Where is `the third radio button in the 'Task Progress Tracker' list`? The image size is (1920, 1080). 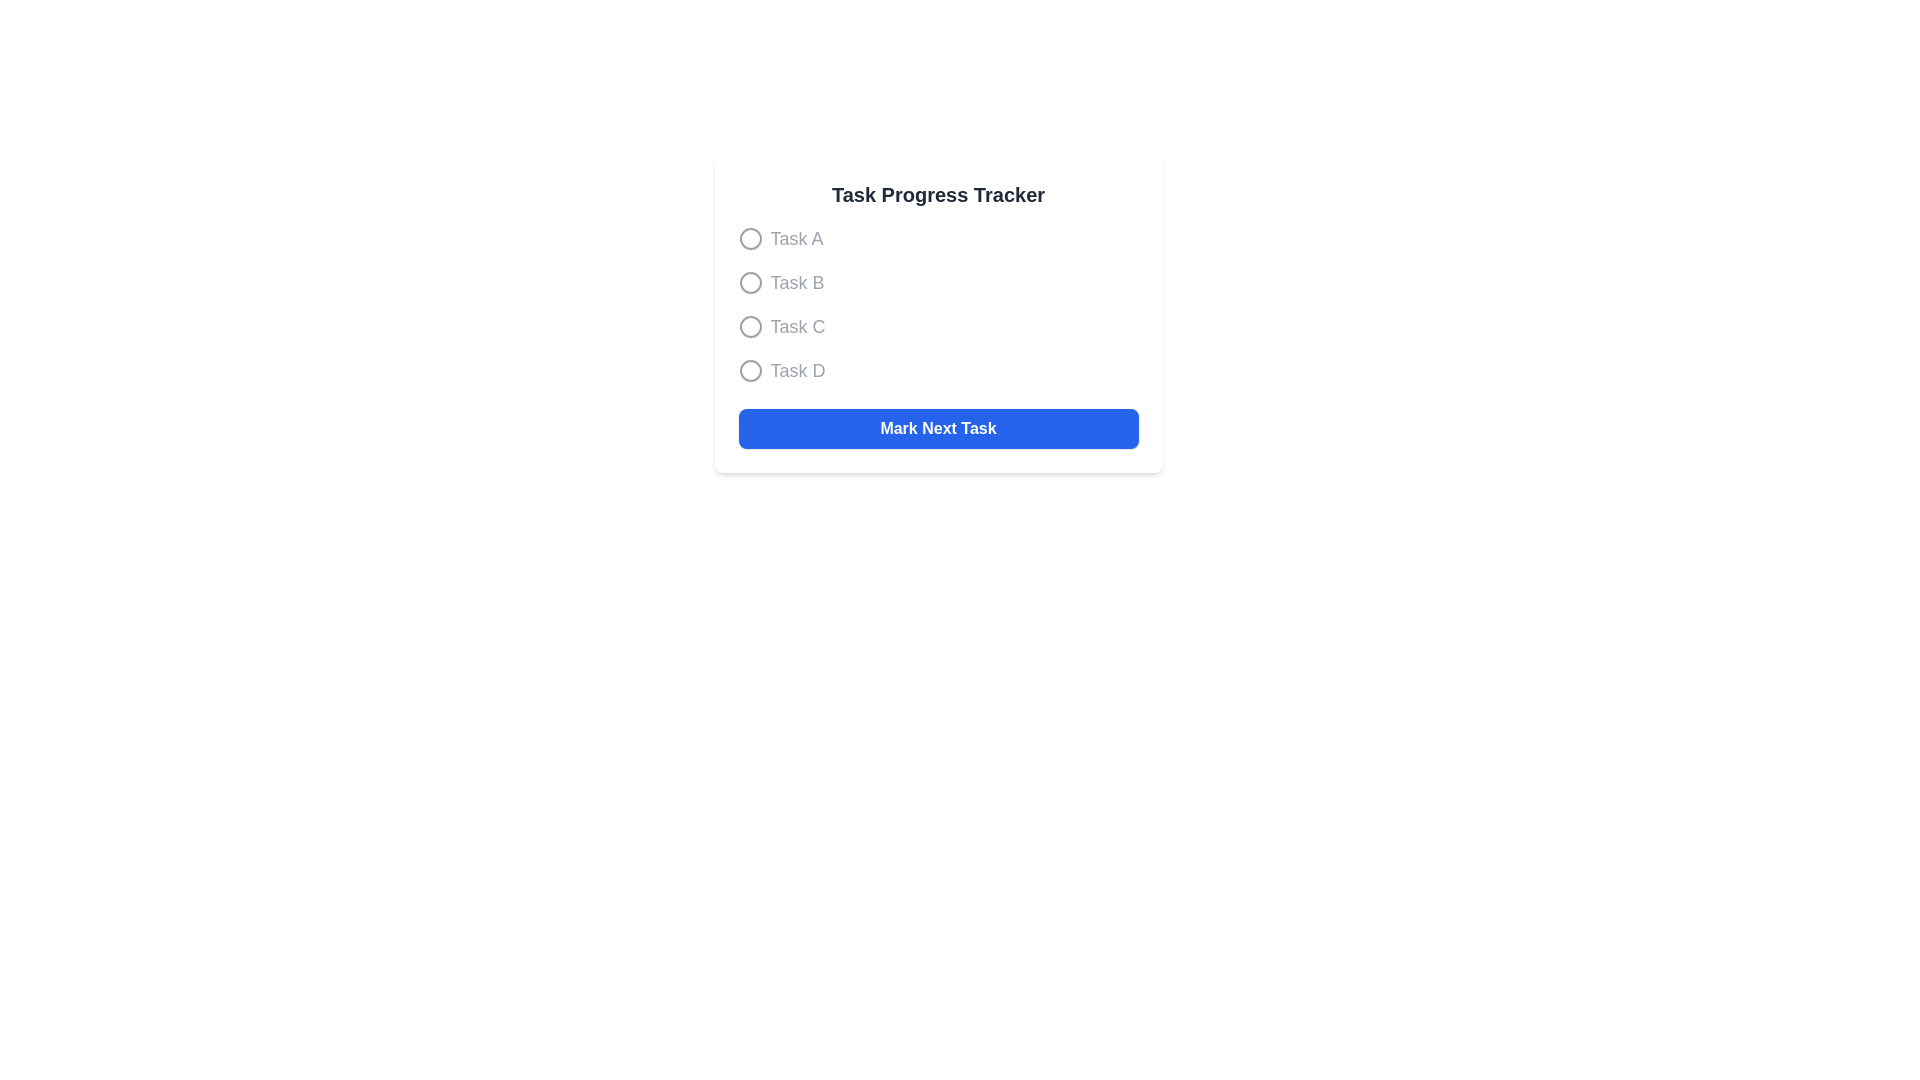 the third radio button in the 'Task Progress Tracker' list is located at coordinates (937, 326).